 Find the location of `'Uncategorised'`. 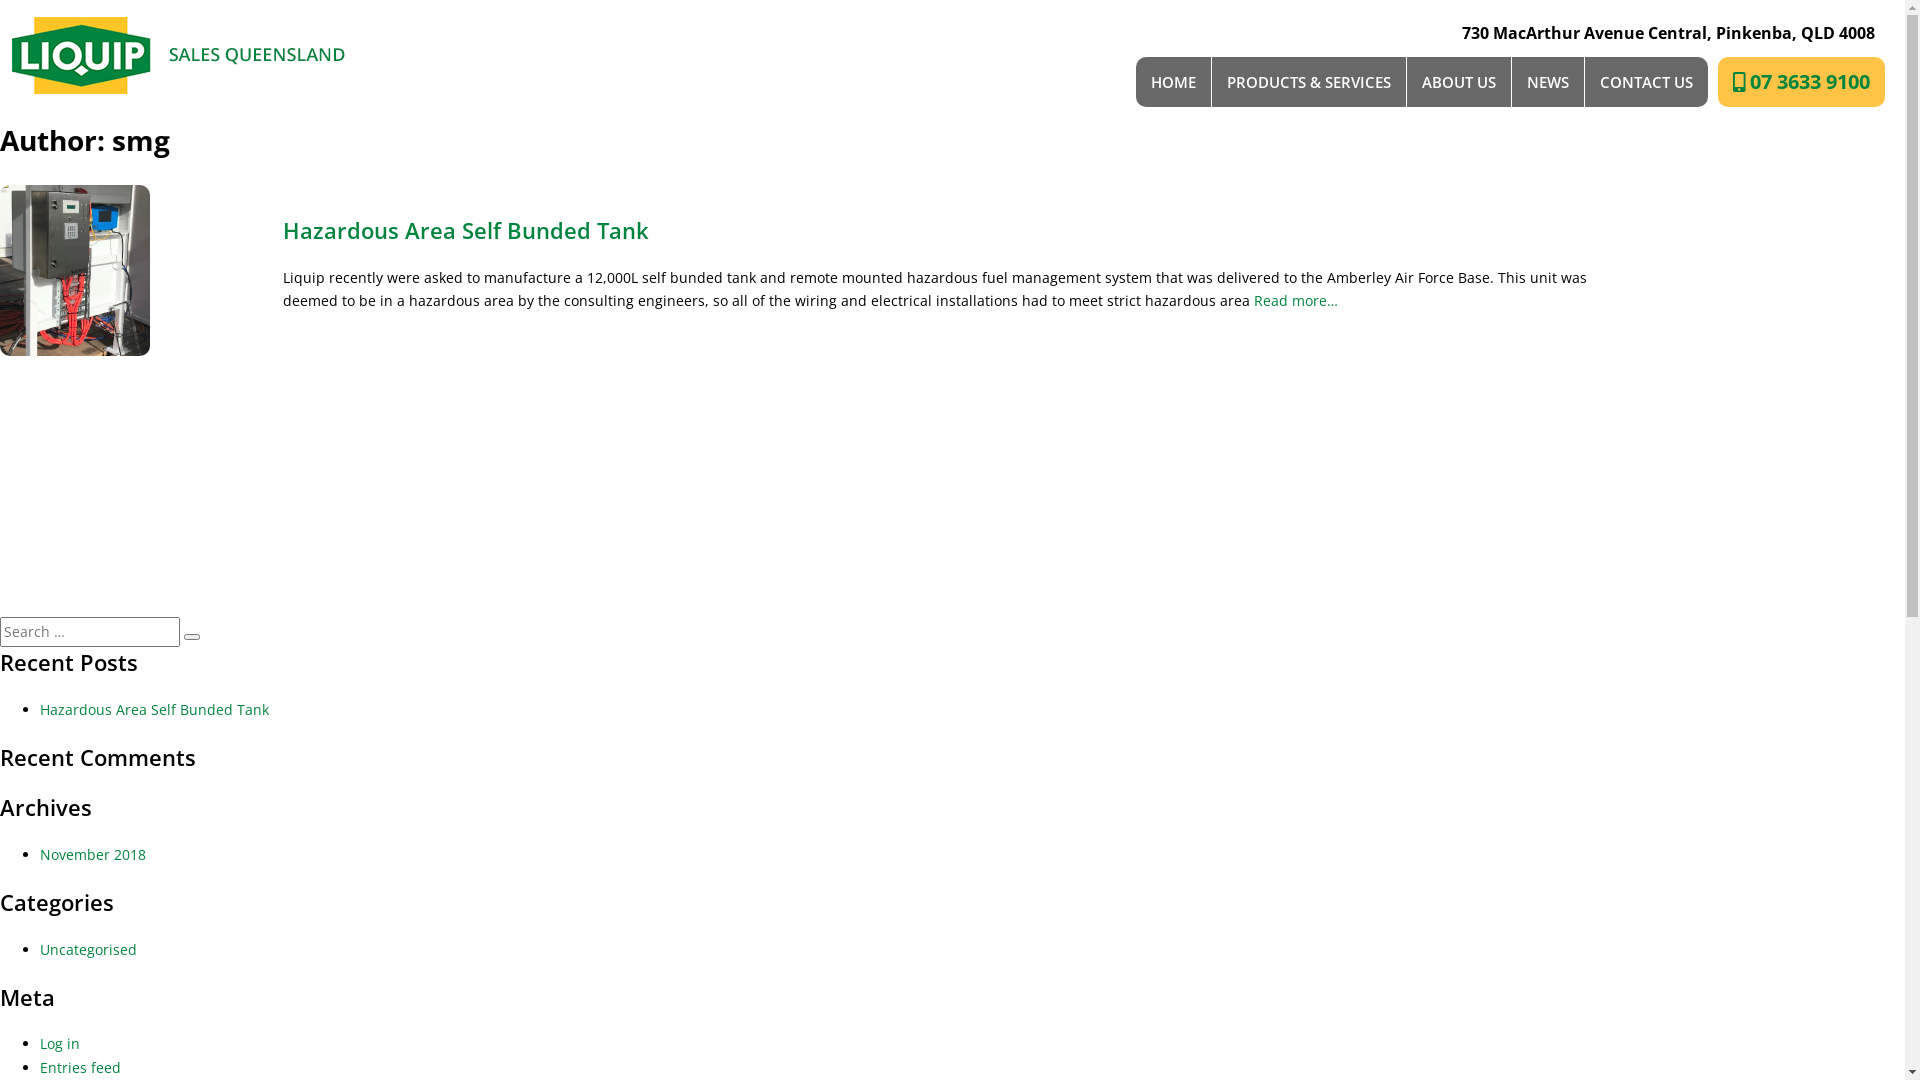

'Uncategorised' is located at coordinates (39, 948).